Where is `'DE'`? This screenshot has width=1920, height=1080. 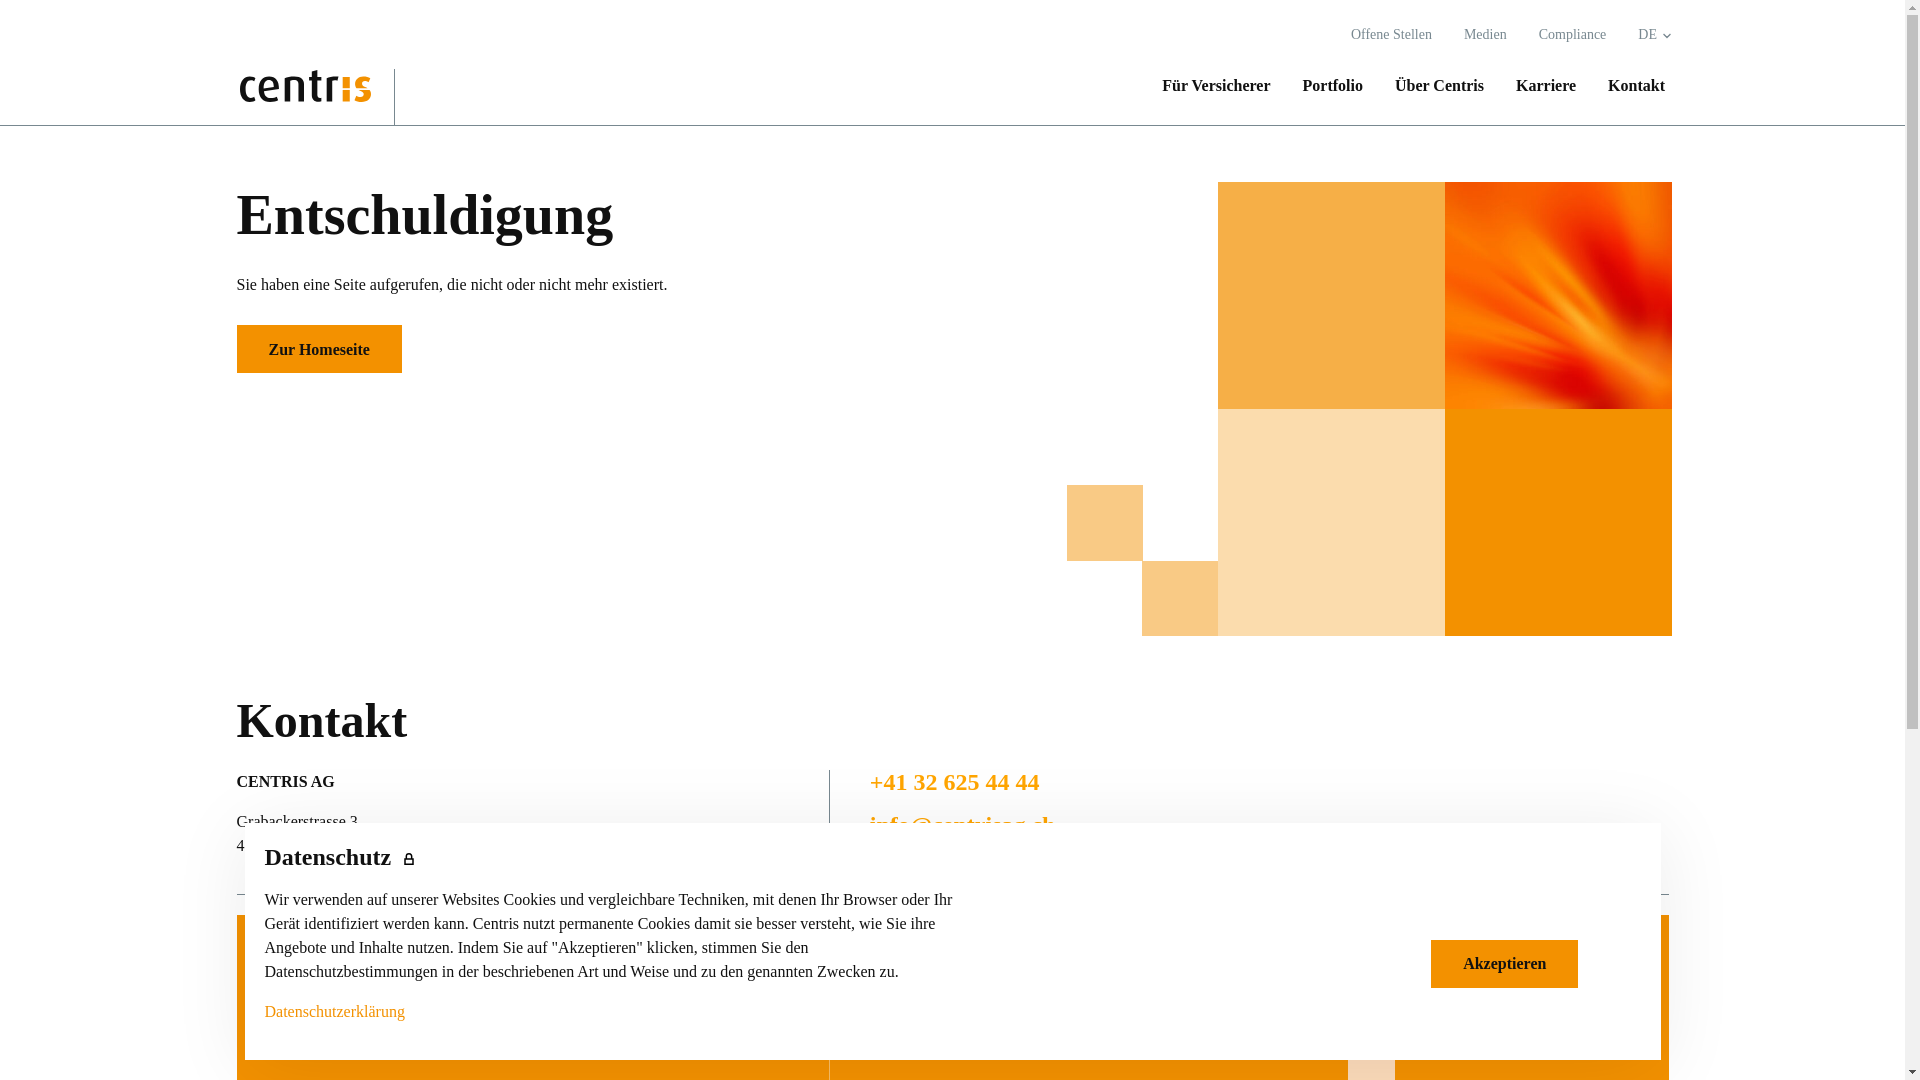 'DE' is located at coordinates (1646, 34).